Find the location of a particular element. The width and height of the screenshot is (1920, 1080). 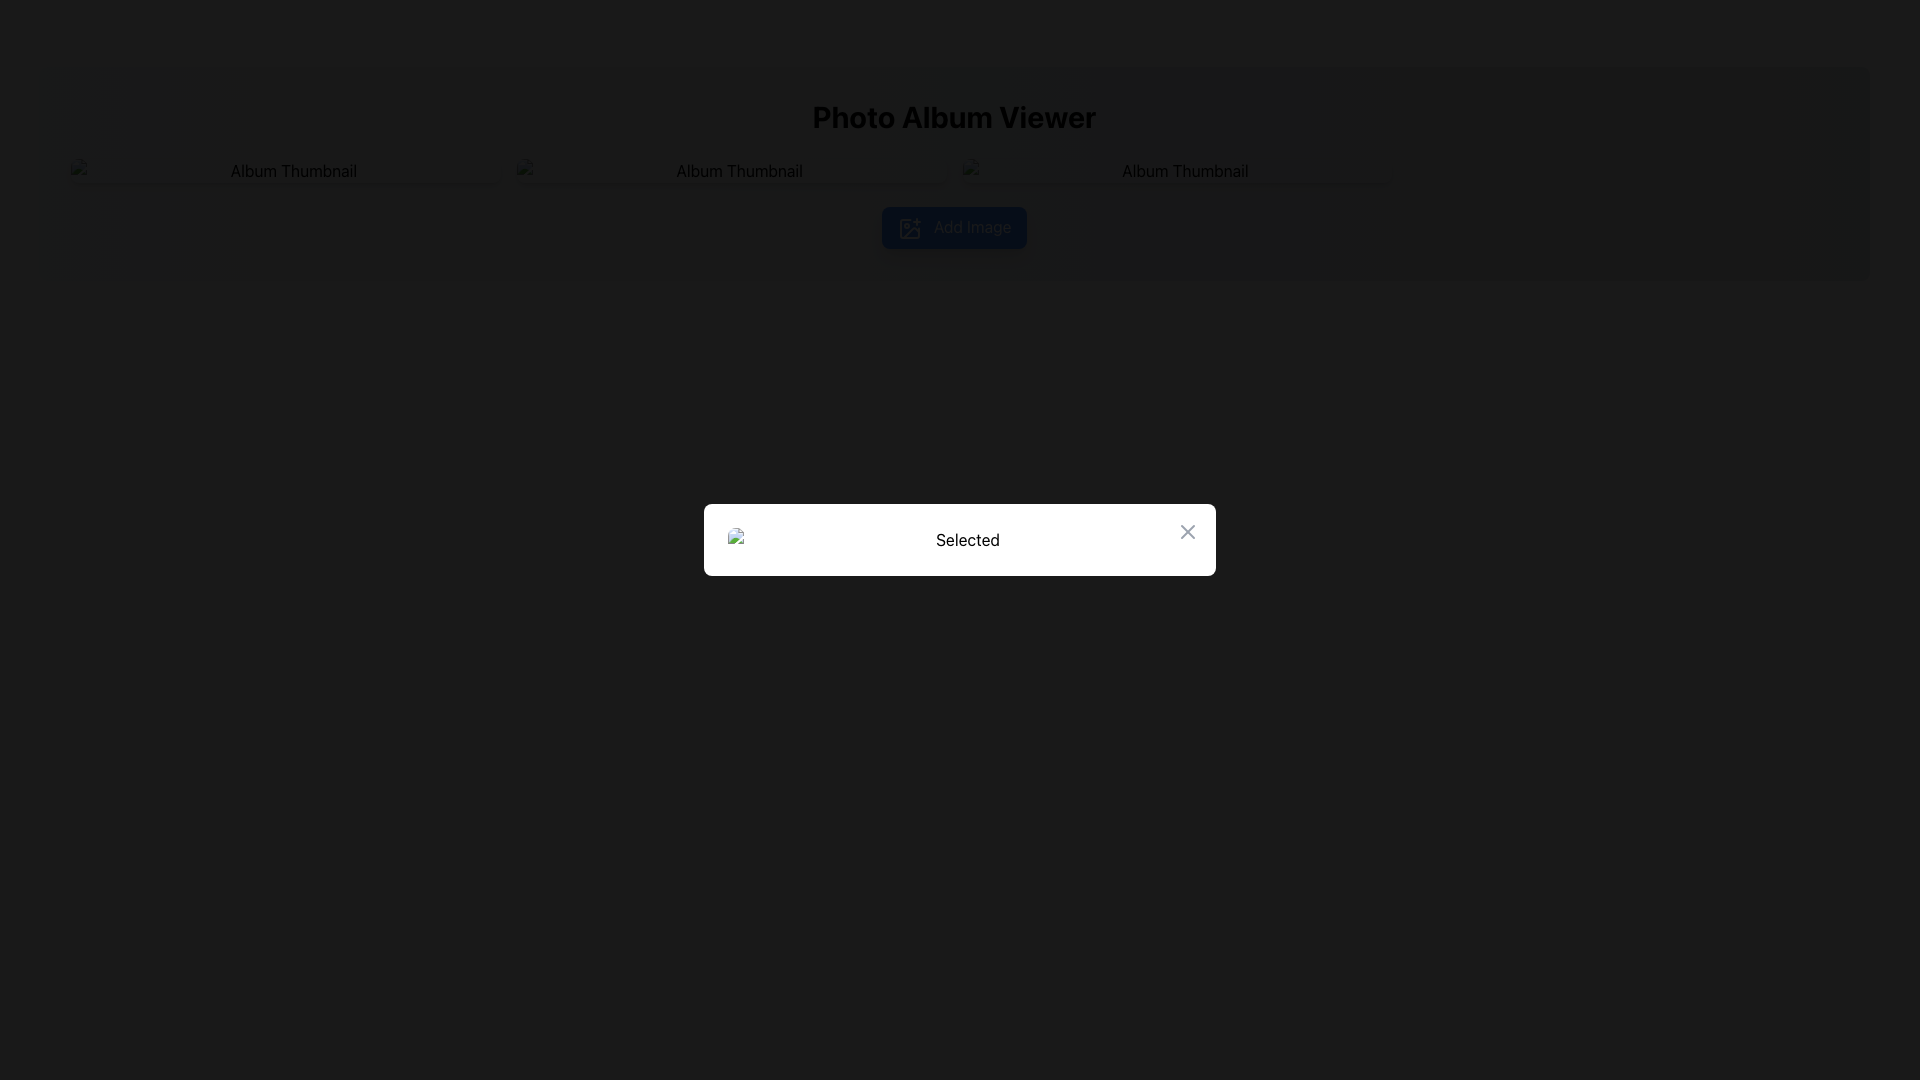

the interactive thumbnail album preview is located at coordinates (1176, 169).